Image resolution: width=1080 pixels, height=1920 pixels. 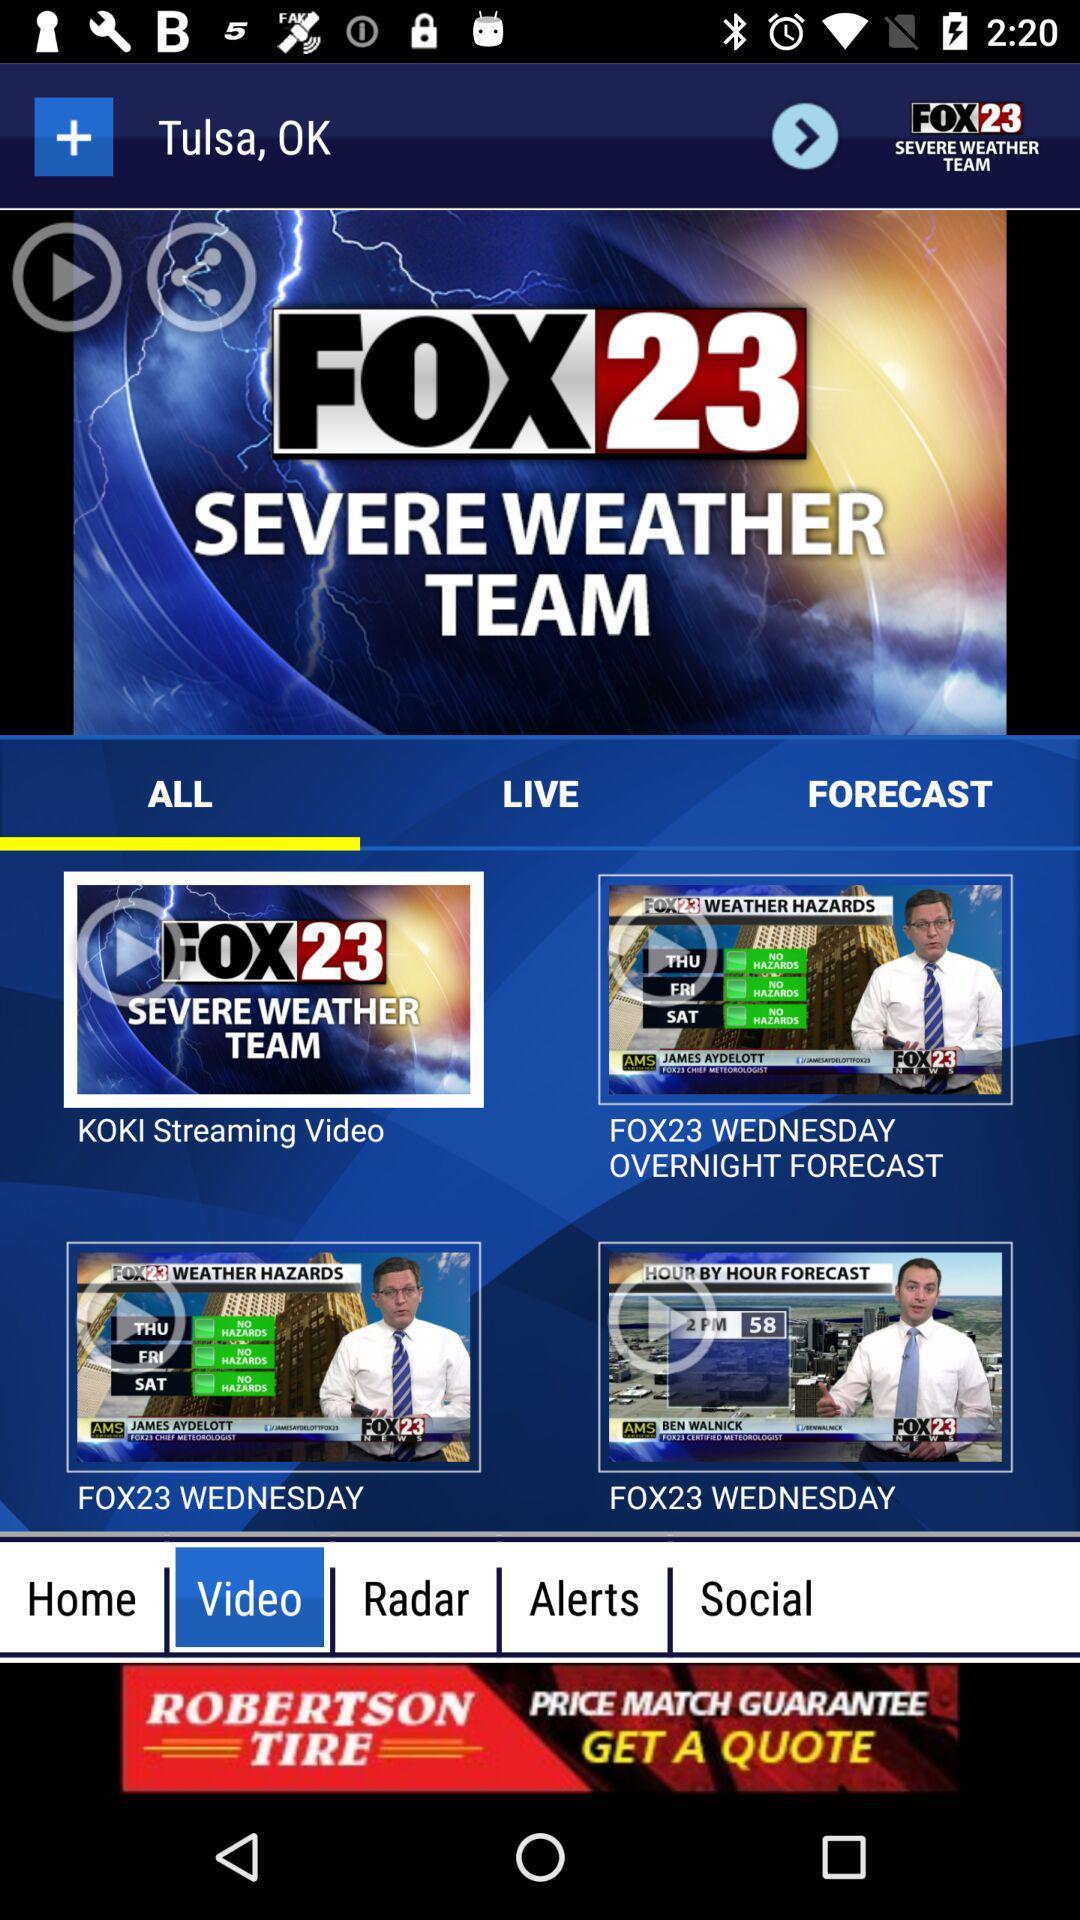 What do you see at coordinates (72, 135) in the screenshot?
I see `plex` at bounding box center [72, 135].